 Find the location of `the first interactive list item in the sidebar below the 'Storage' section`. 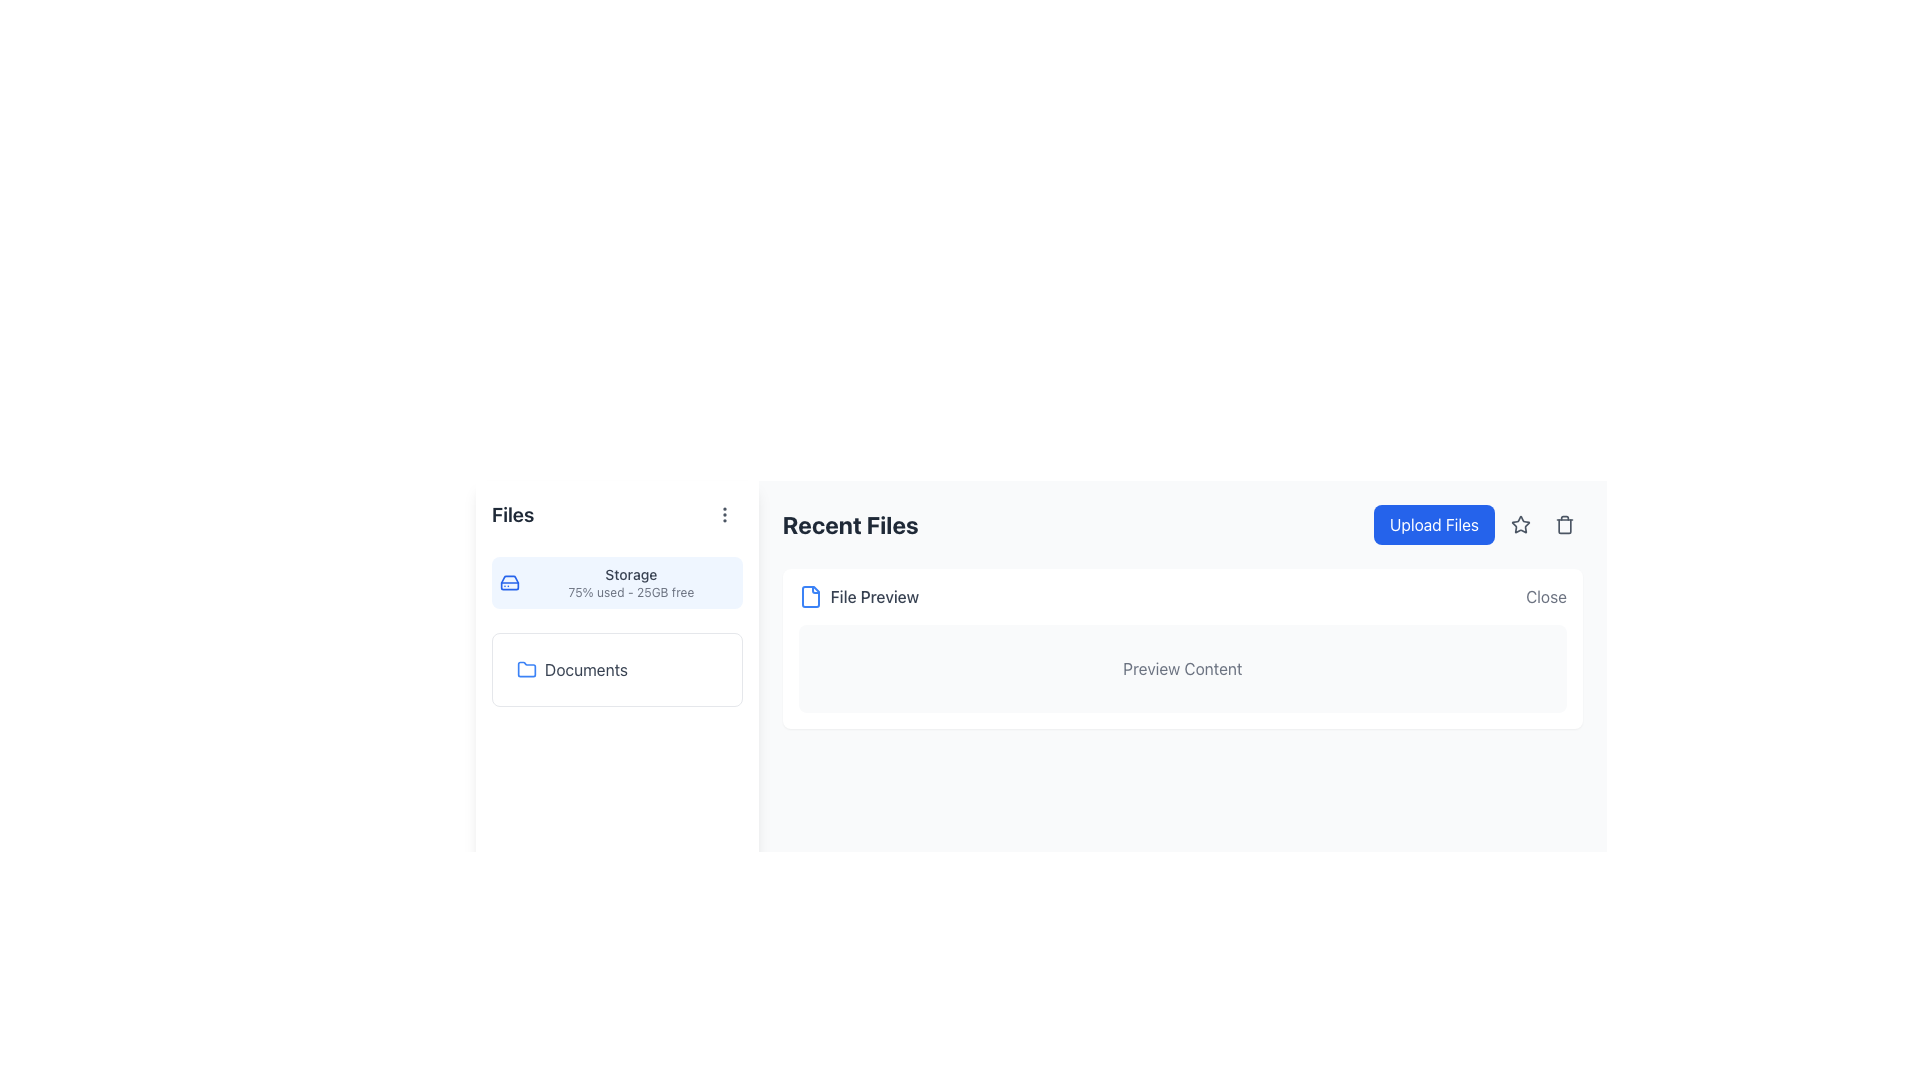

the first interactive list item in the sidebar below the 'Storage' section is located at coordinates (616, 670).